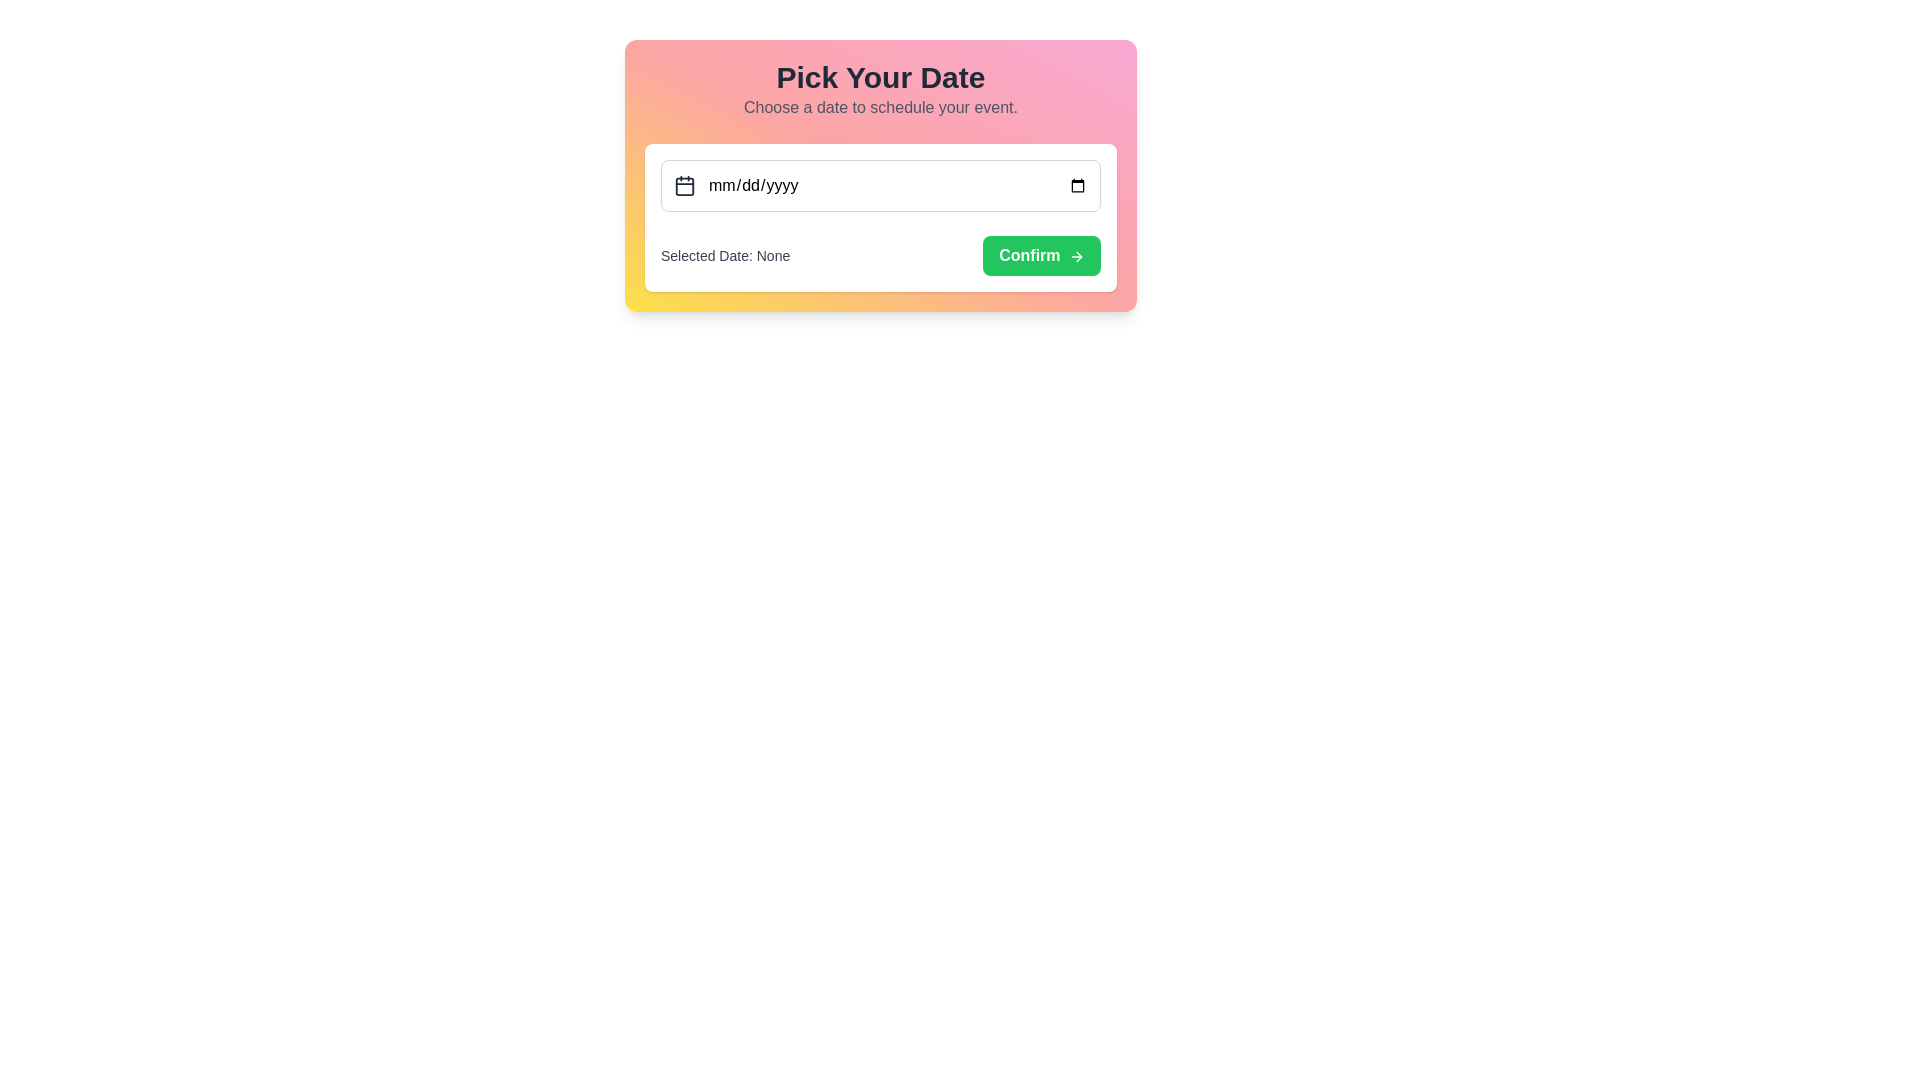  I want to click on the main body of the calendar icon located to the left of the date input field labeled 'mm/dd/yyyy', so click(685, 186).